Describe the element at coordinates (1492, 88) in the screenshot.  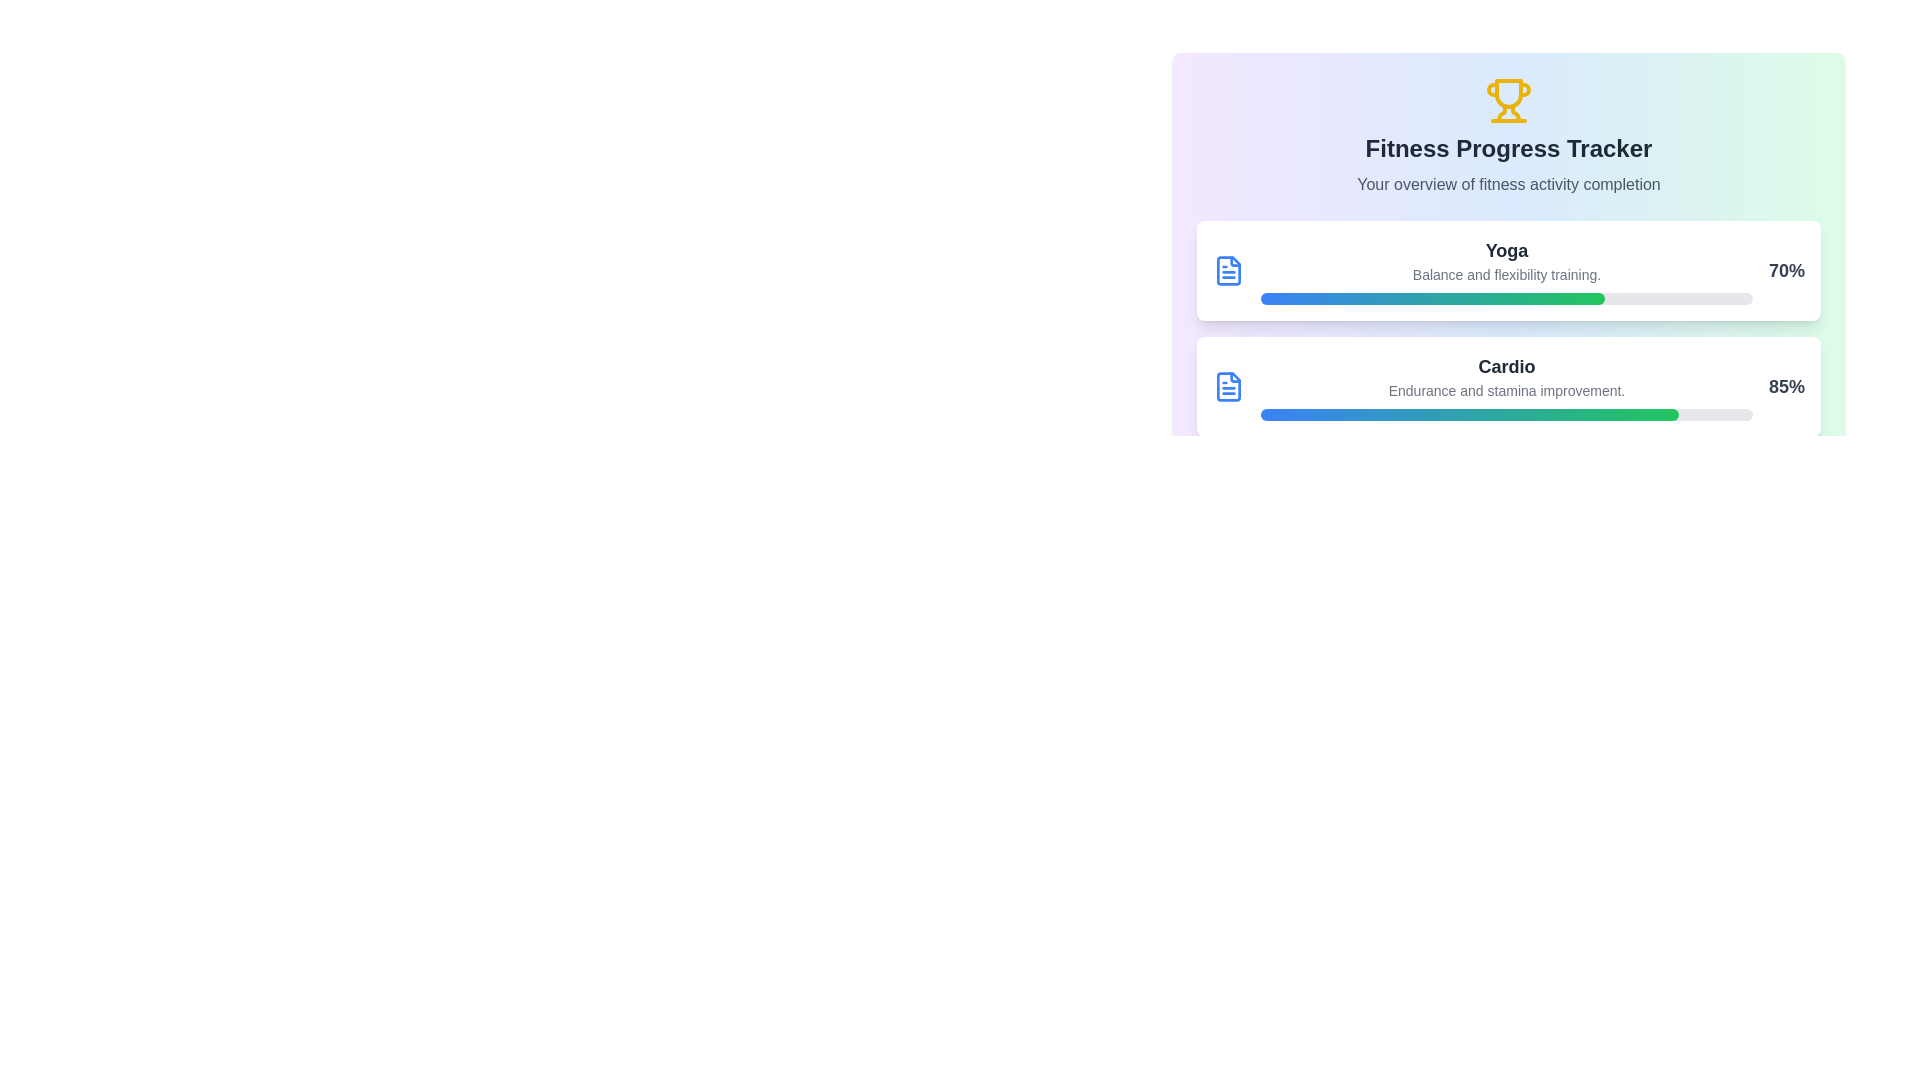
I see `the rounded rectangular protrusion at the base of the trophy icon in the top-central section of the layout, which is part of the 'Fitness Progress Tracker' heading` at that location.